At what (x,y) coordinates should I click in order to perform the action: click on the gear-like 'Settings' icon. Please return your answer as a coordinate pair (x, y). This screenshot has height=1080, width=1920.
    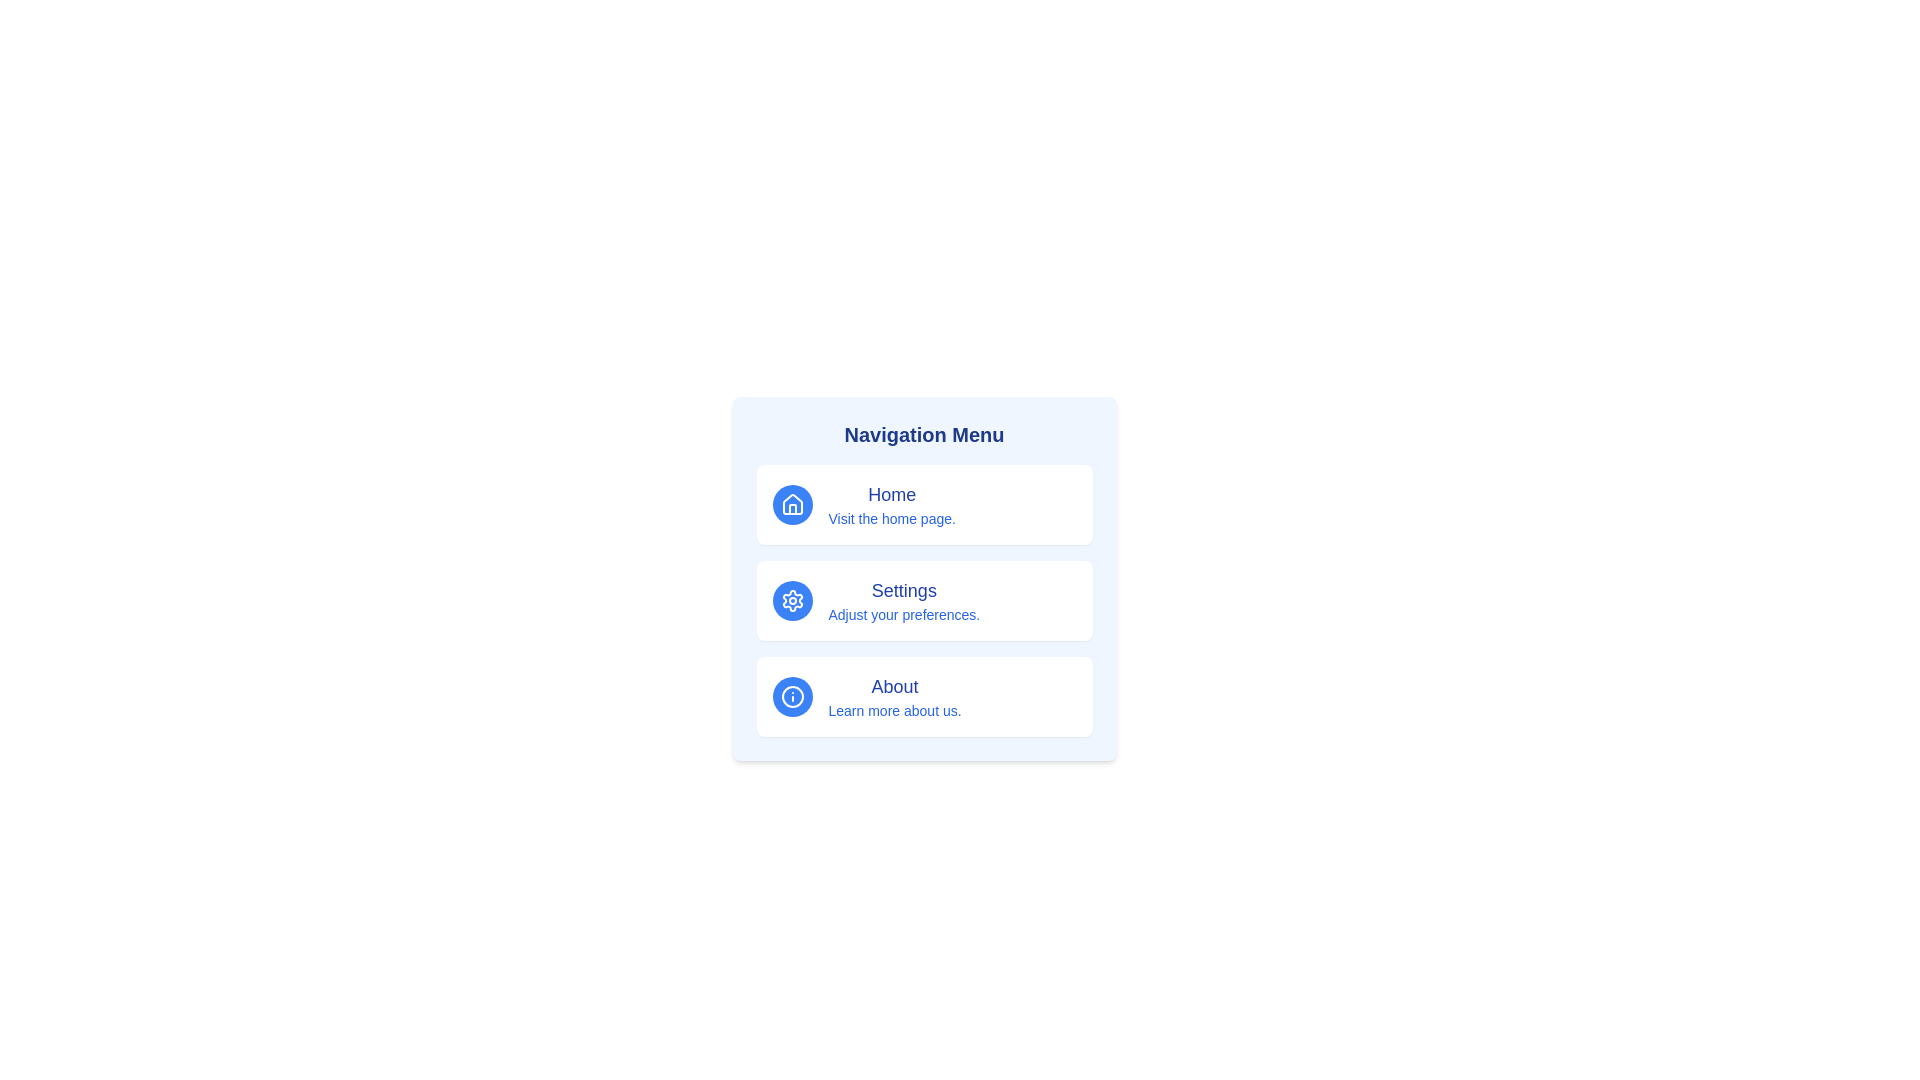
    Looking at the image, I should click on (791, 600).